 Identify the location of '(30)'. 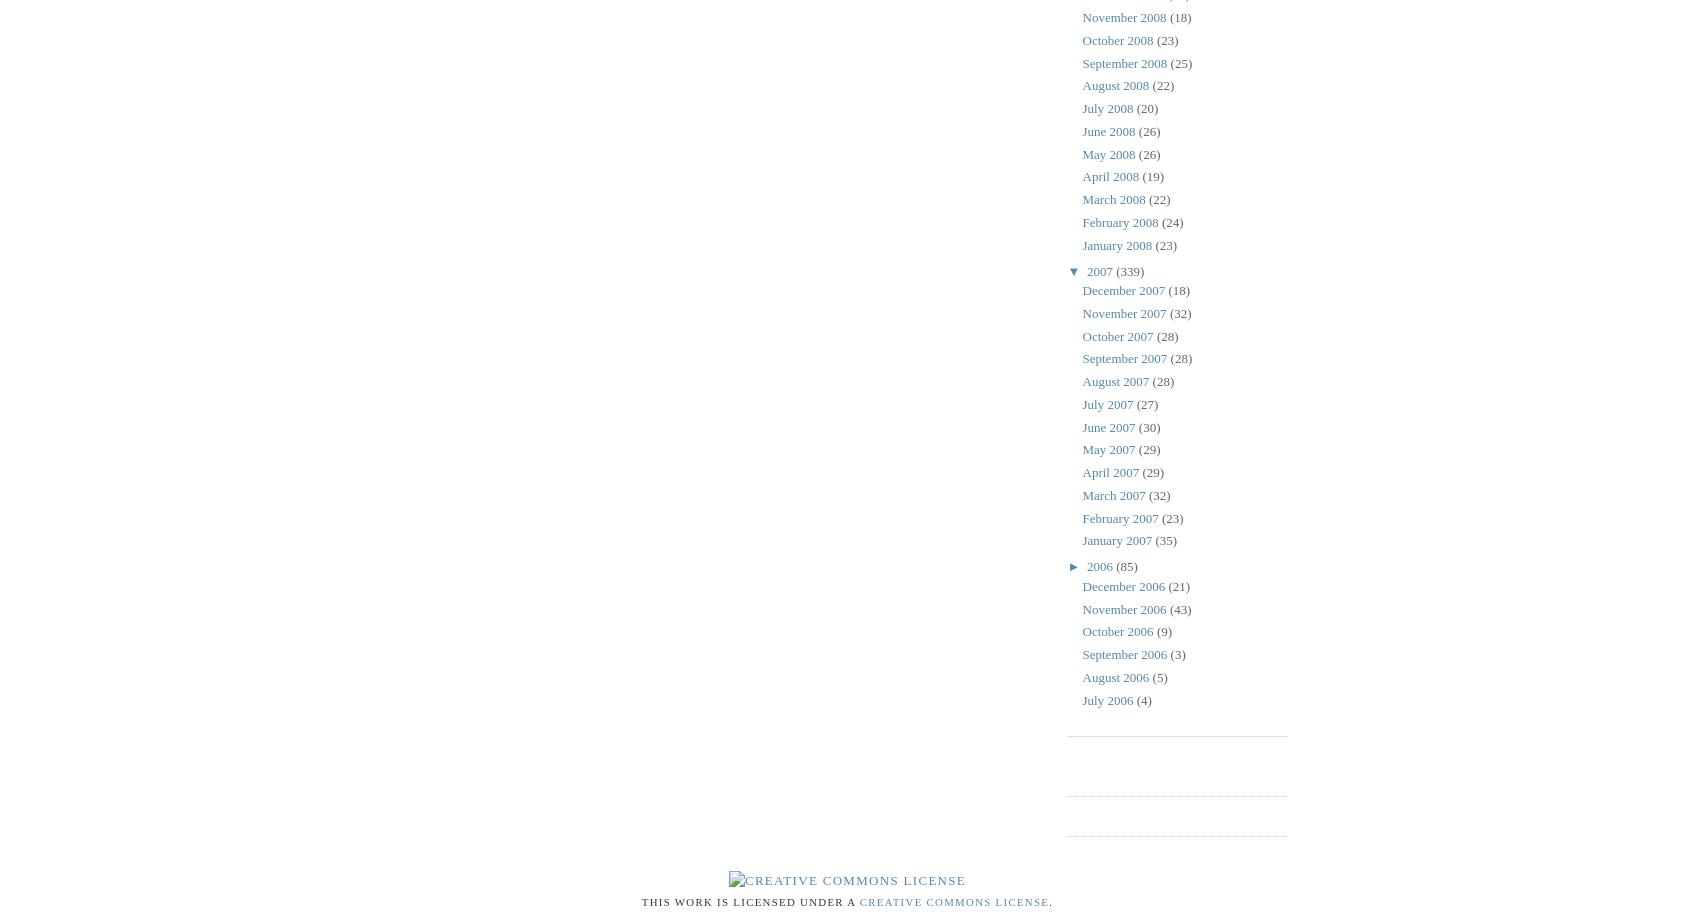
(1148, 426).